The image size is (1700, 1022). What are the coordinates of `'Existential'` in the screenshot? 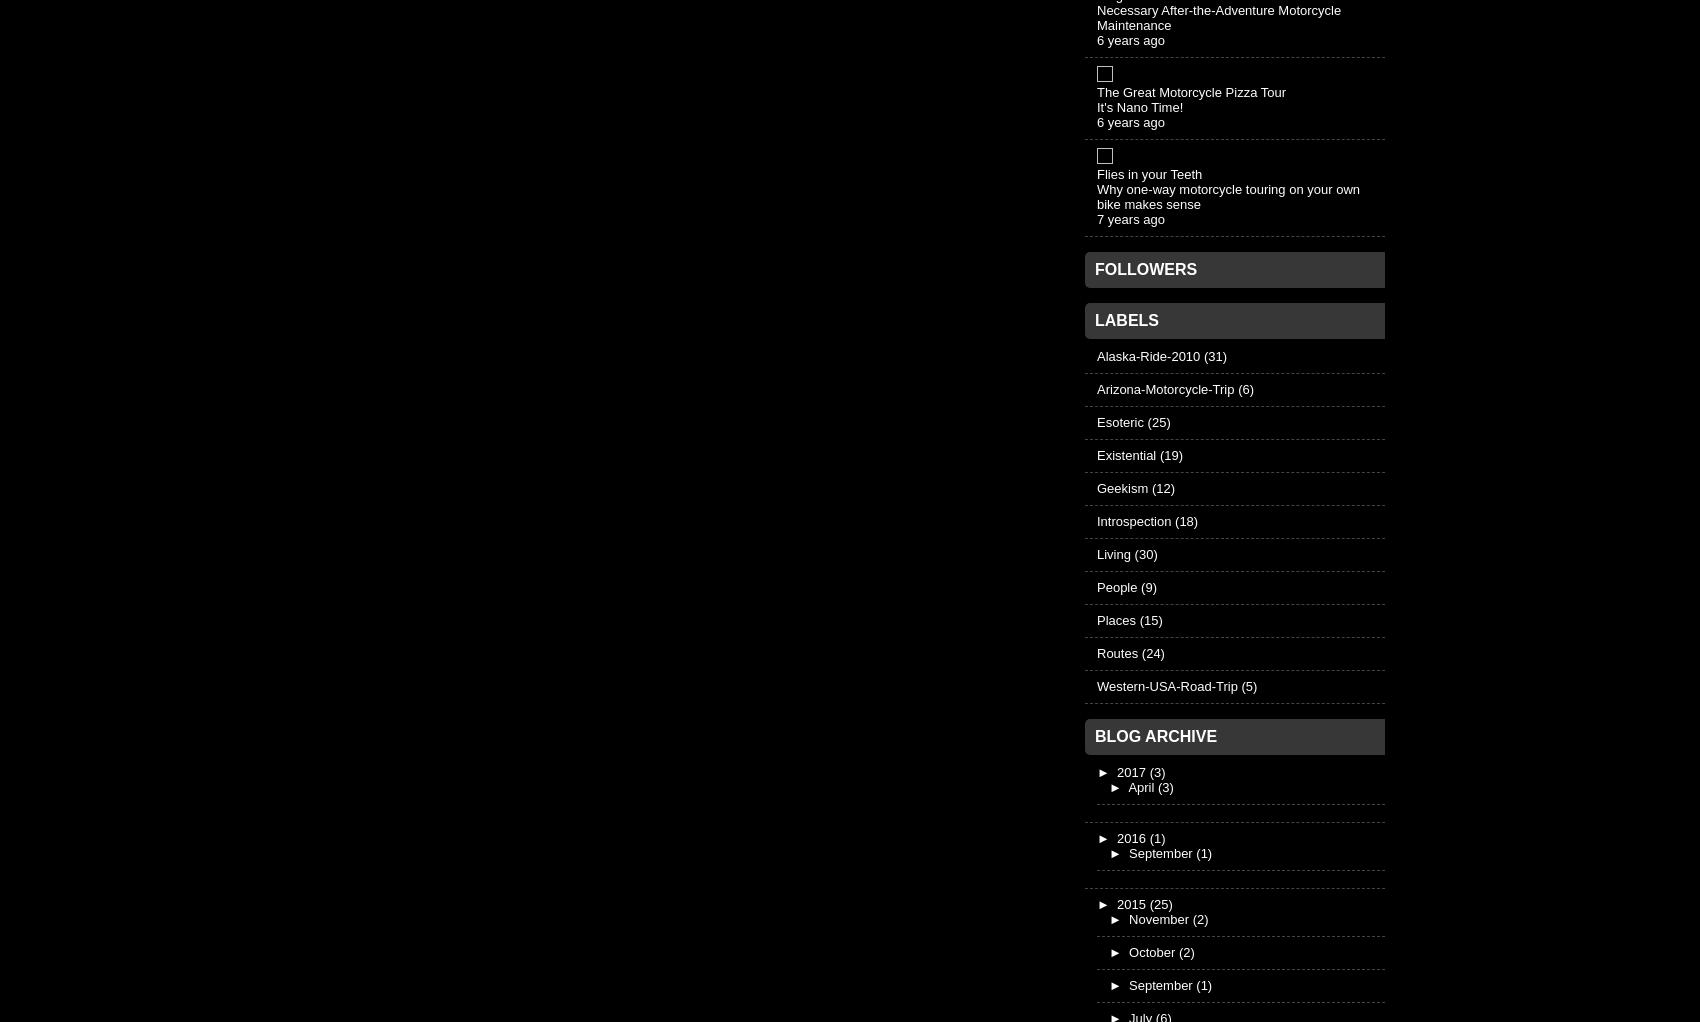 It's located at (1097, 453).